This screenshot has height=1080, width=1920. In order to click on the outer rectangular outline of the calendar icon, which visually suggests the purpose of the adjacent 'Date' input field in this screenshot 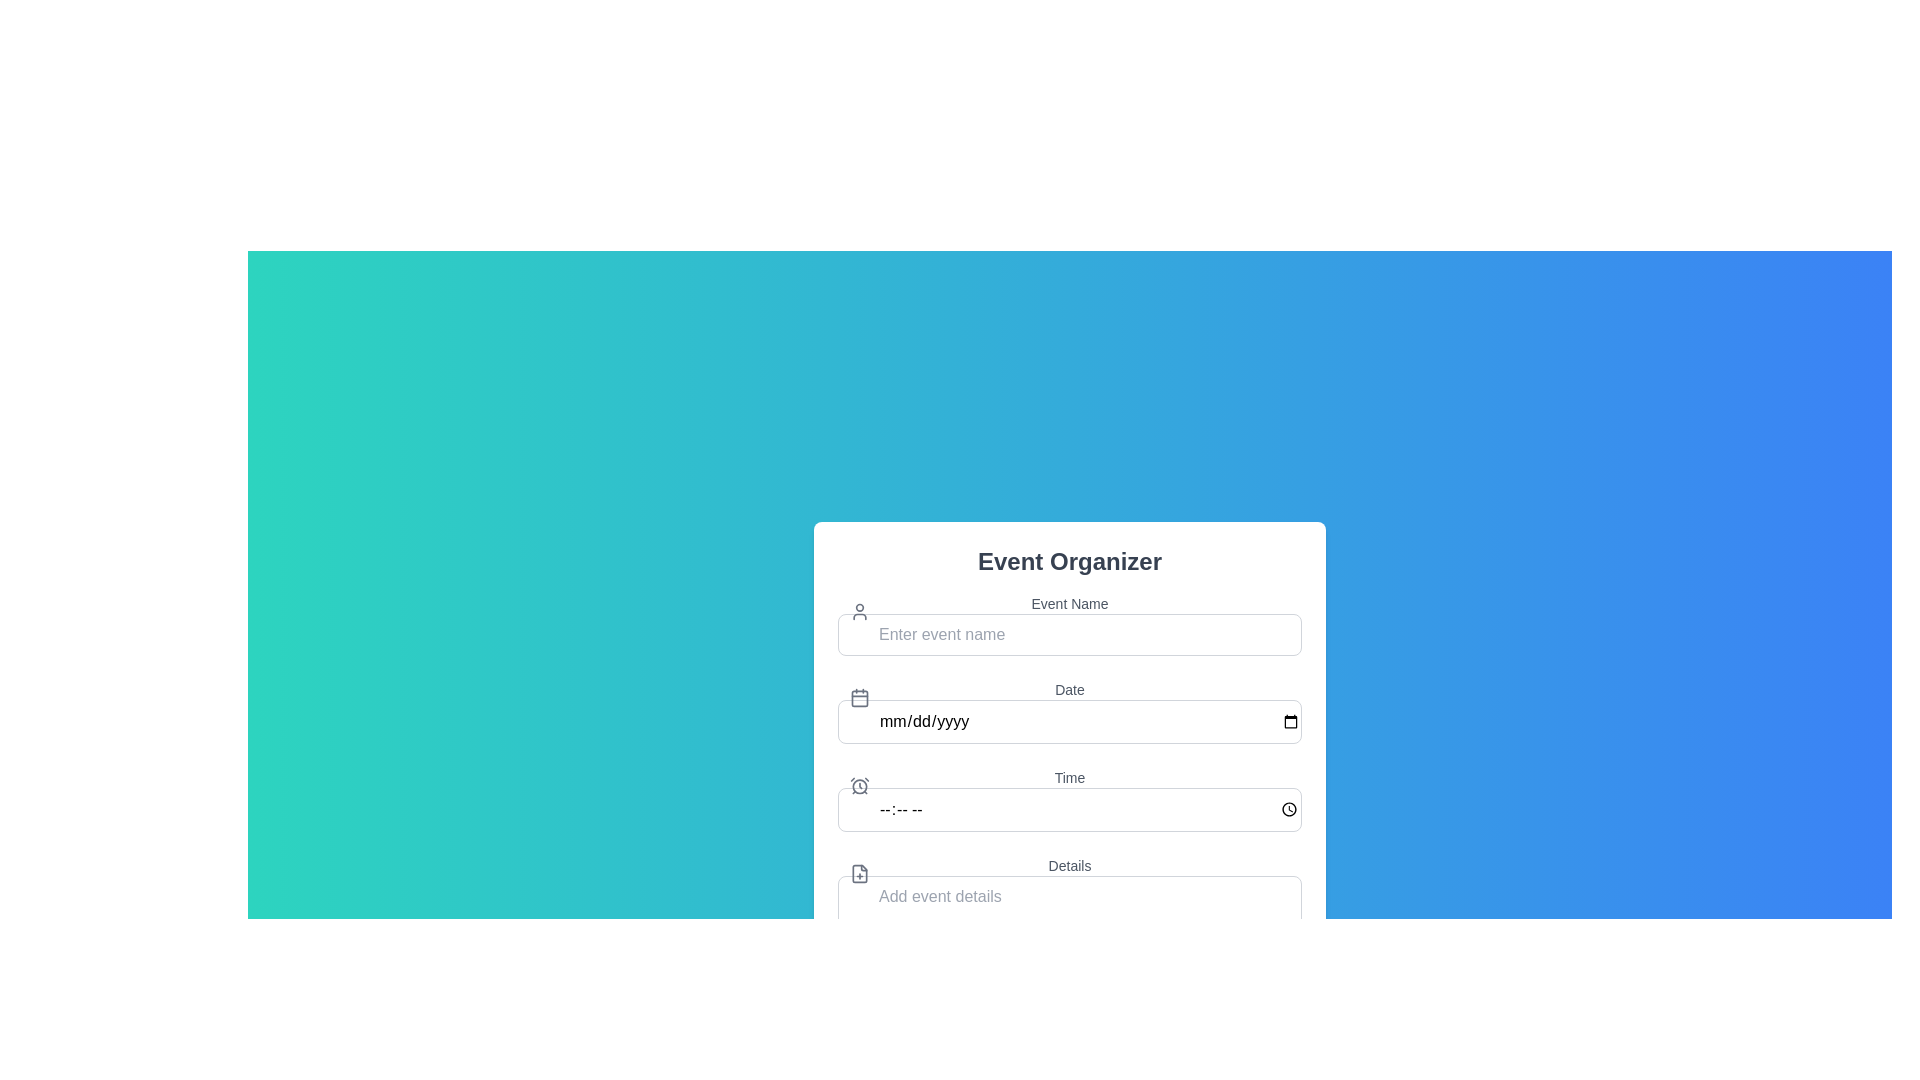, I will do `click(859, 697)`.